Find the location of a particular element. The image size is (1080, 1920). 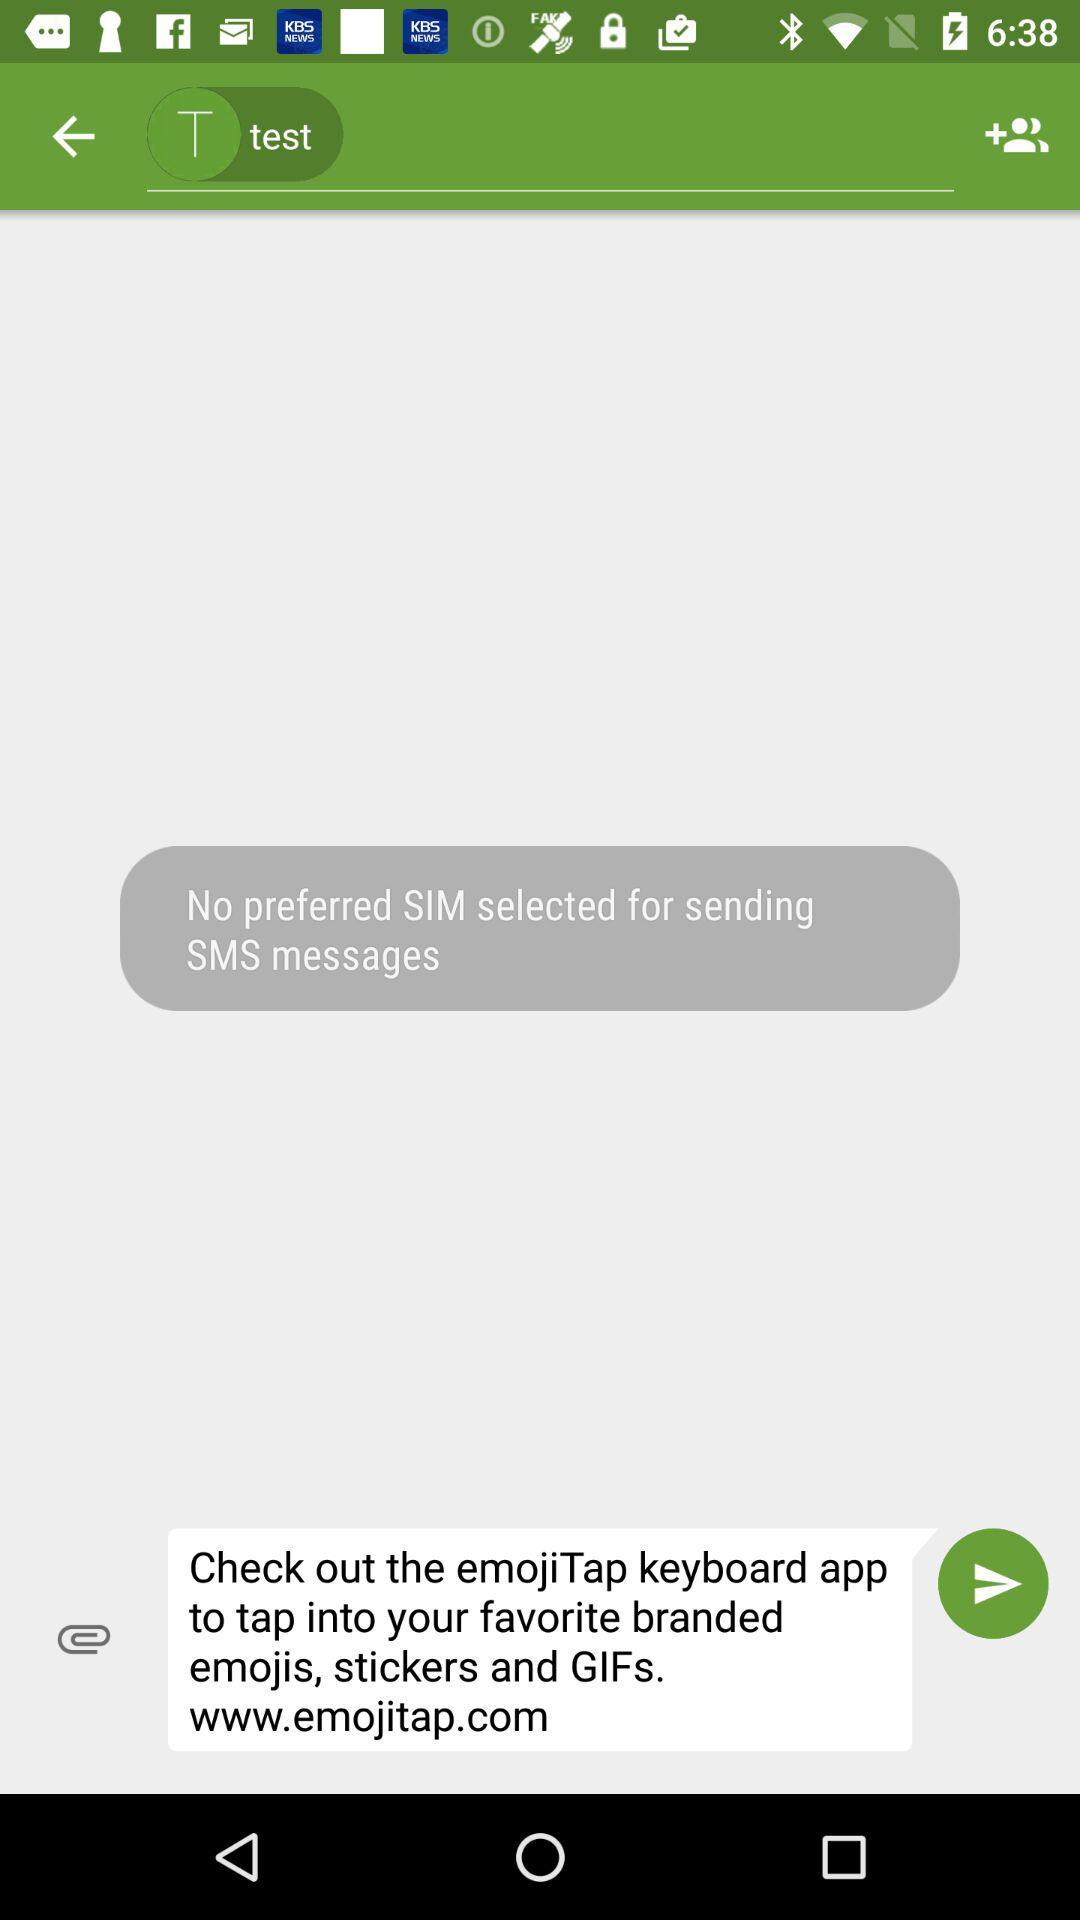

the icon next to check out the icon is located at coordinates (83, 1639).